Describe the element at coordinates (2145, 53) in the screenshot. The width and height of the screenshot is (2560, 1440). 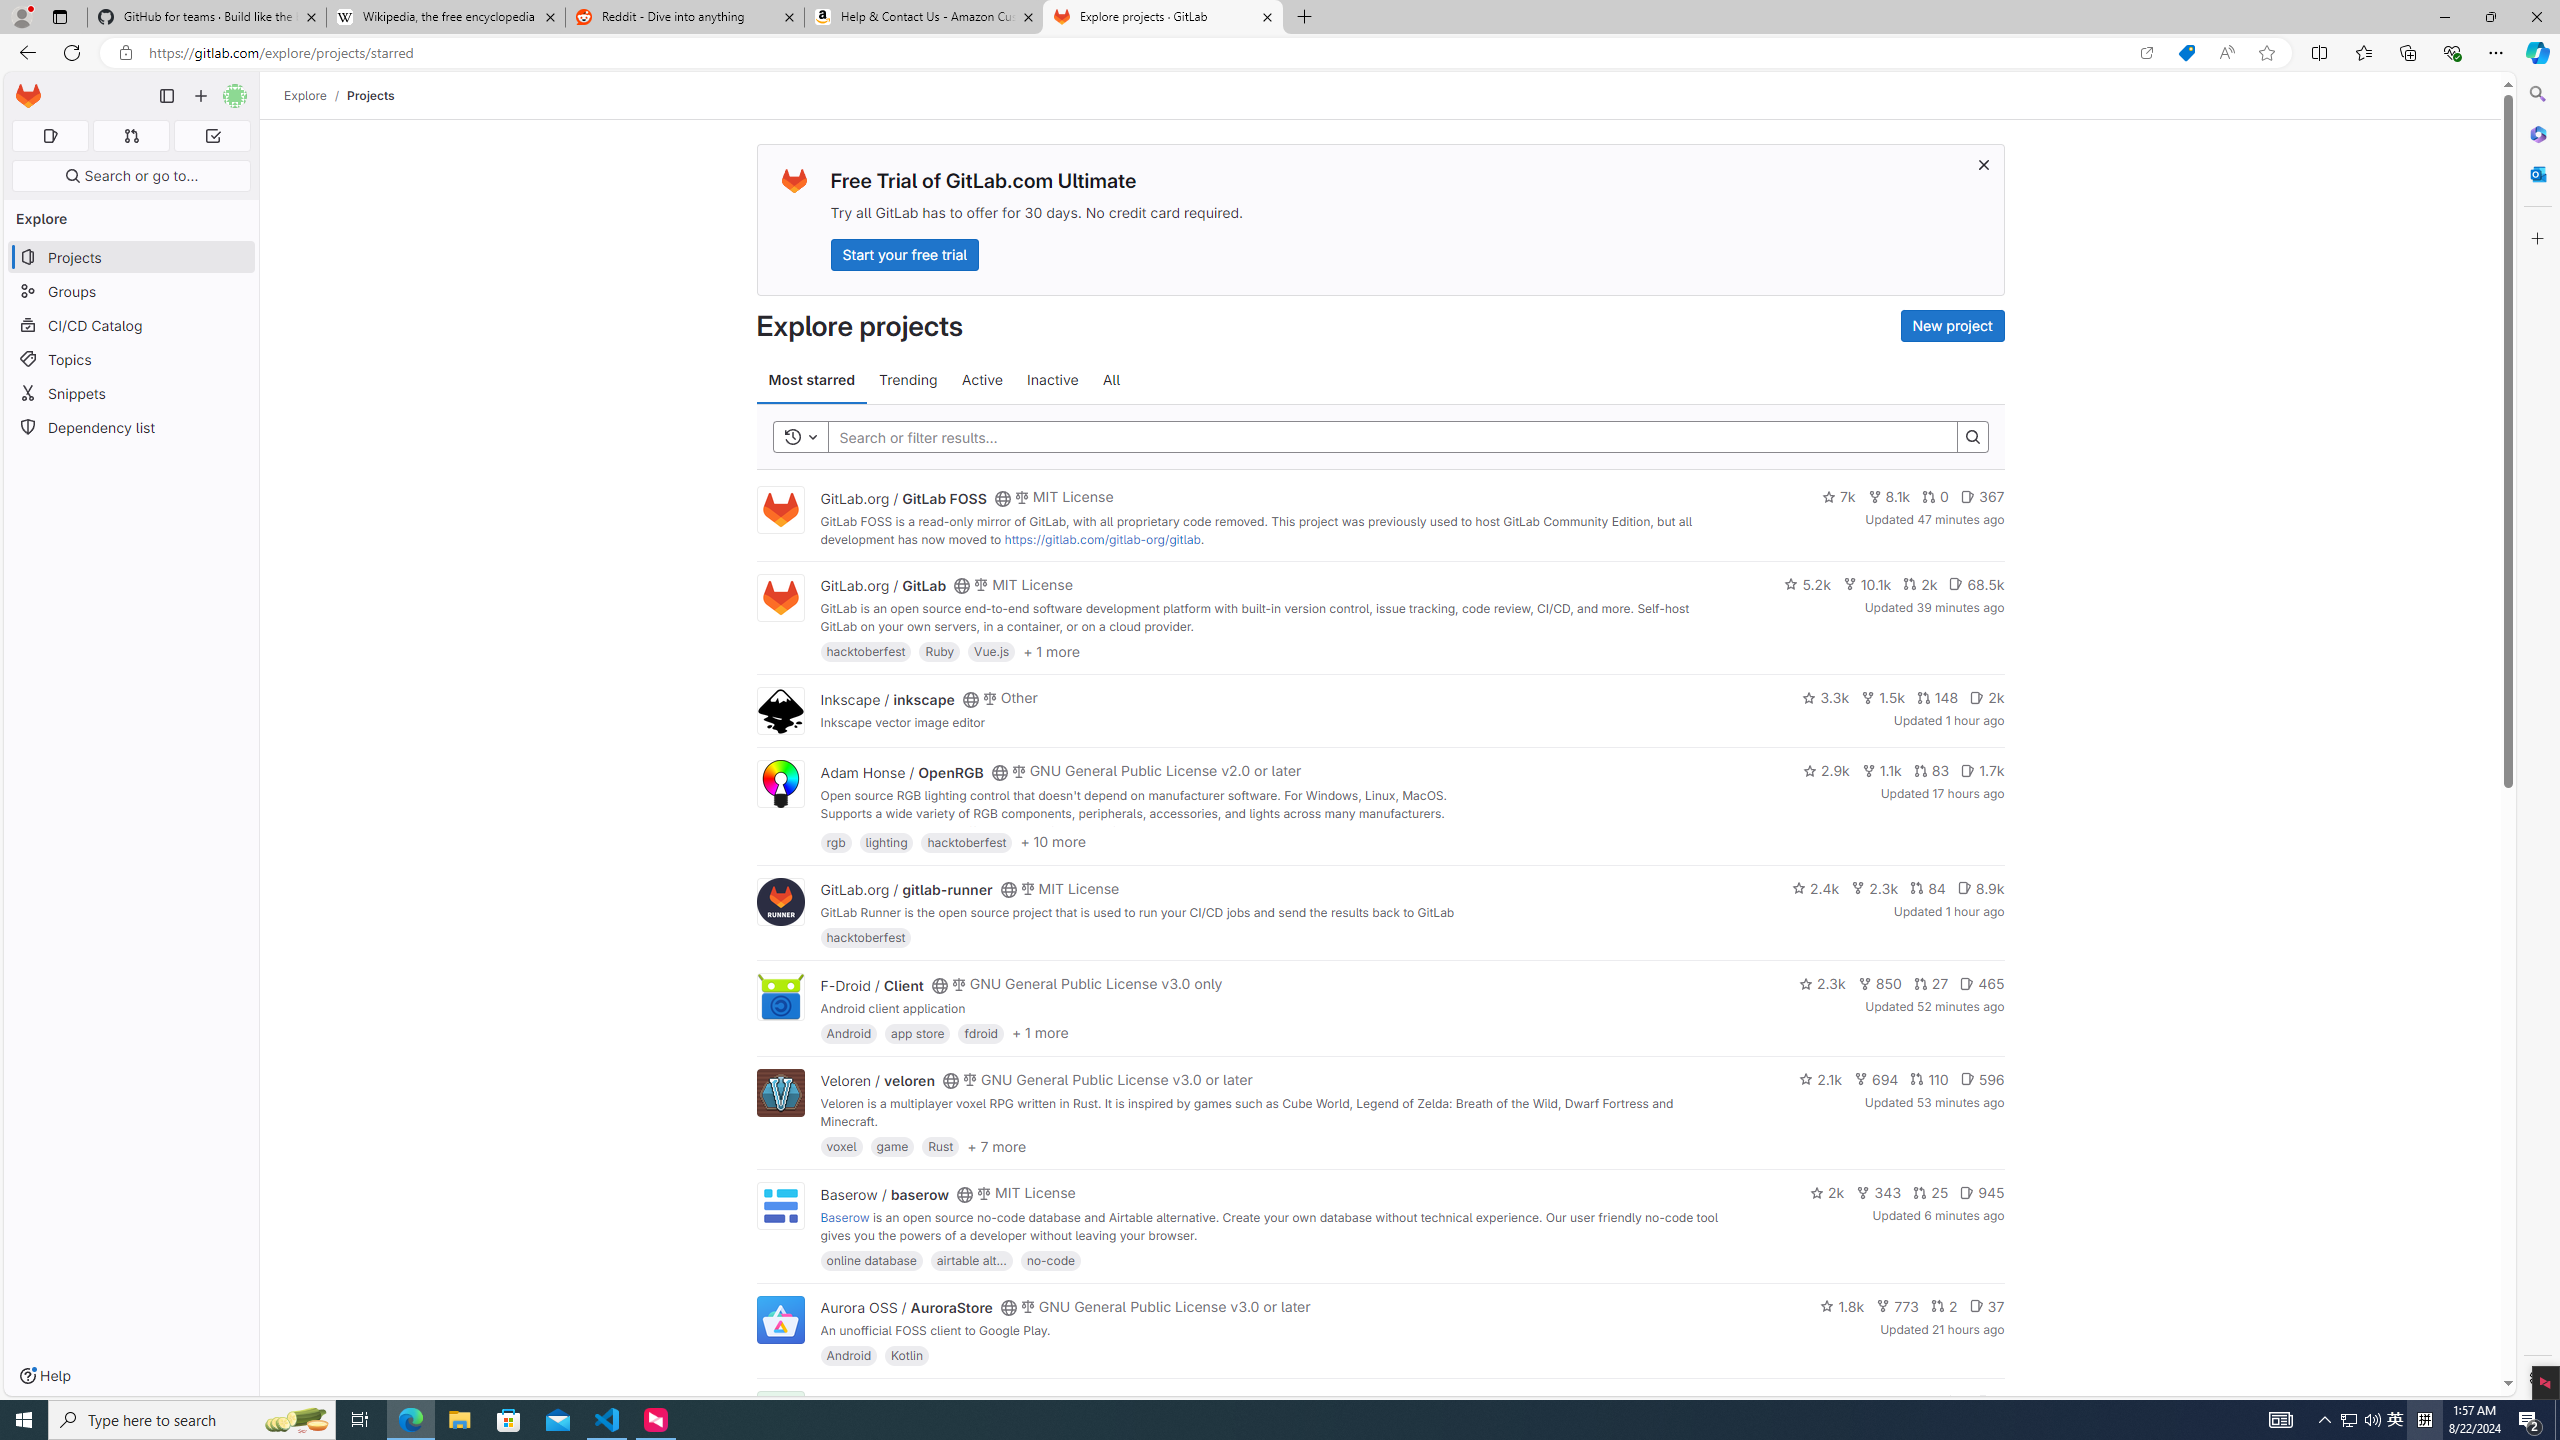
I see `'Open in app'` at that location.